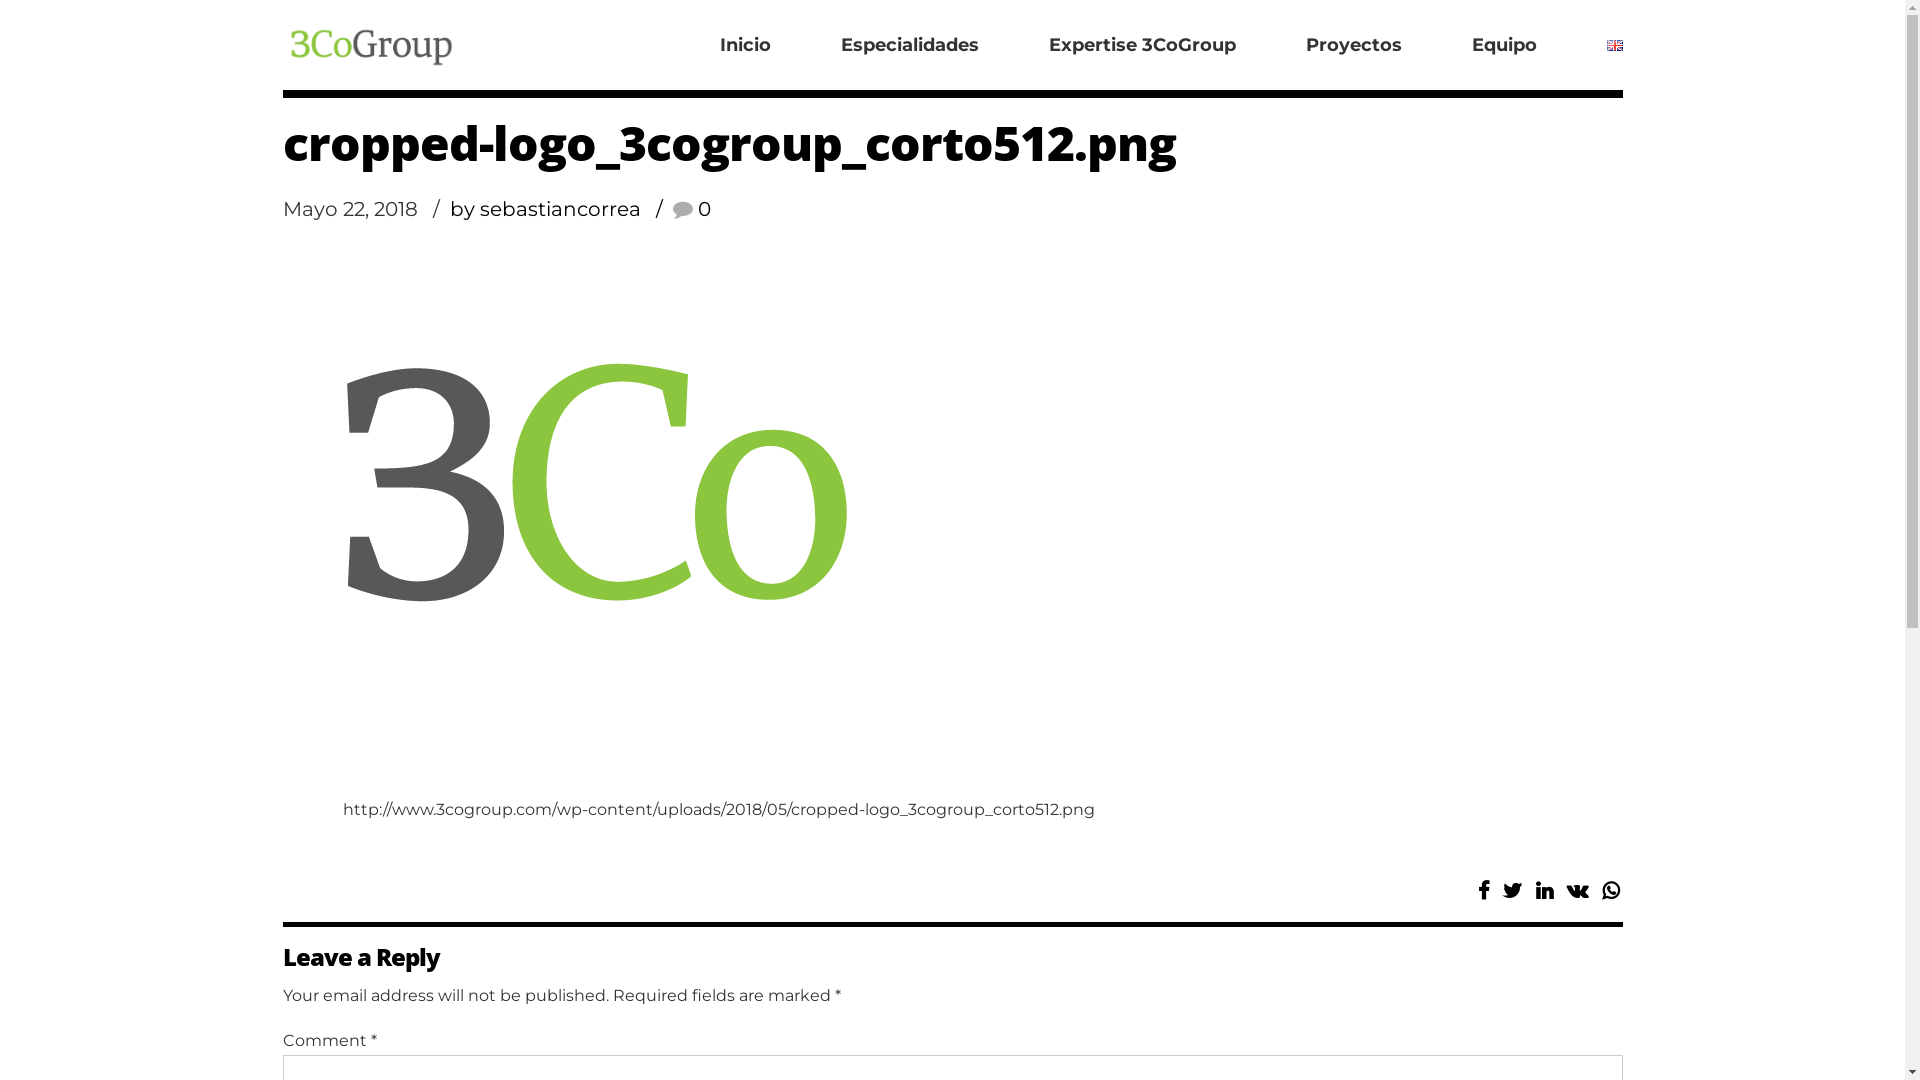 The height and width of the screenshot is (1080, 1920). I want to click on 'Equipo', so click(1504, 45).